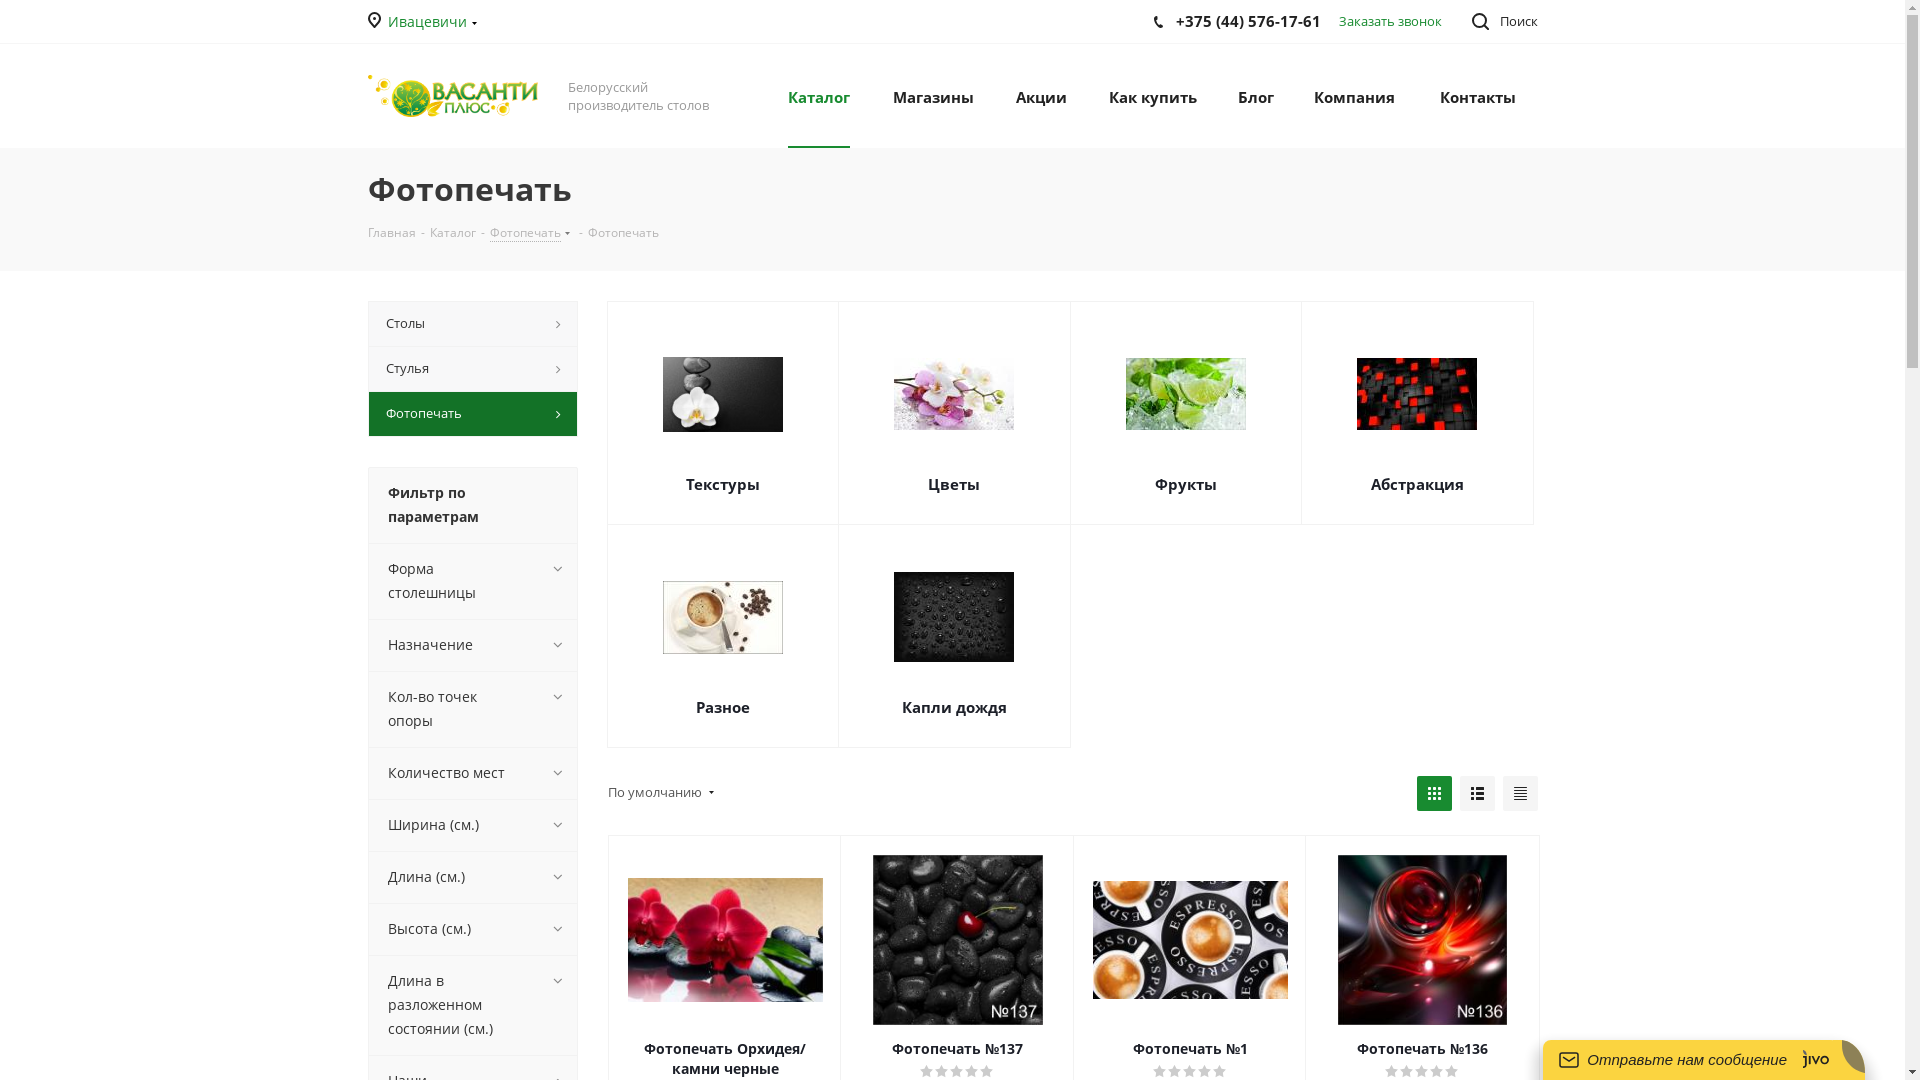  Describe the element at coordinates (979, 1071) in the screenshot. I see `'5'` at that location.